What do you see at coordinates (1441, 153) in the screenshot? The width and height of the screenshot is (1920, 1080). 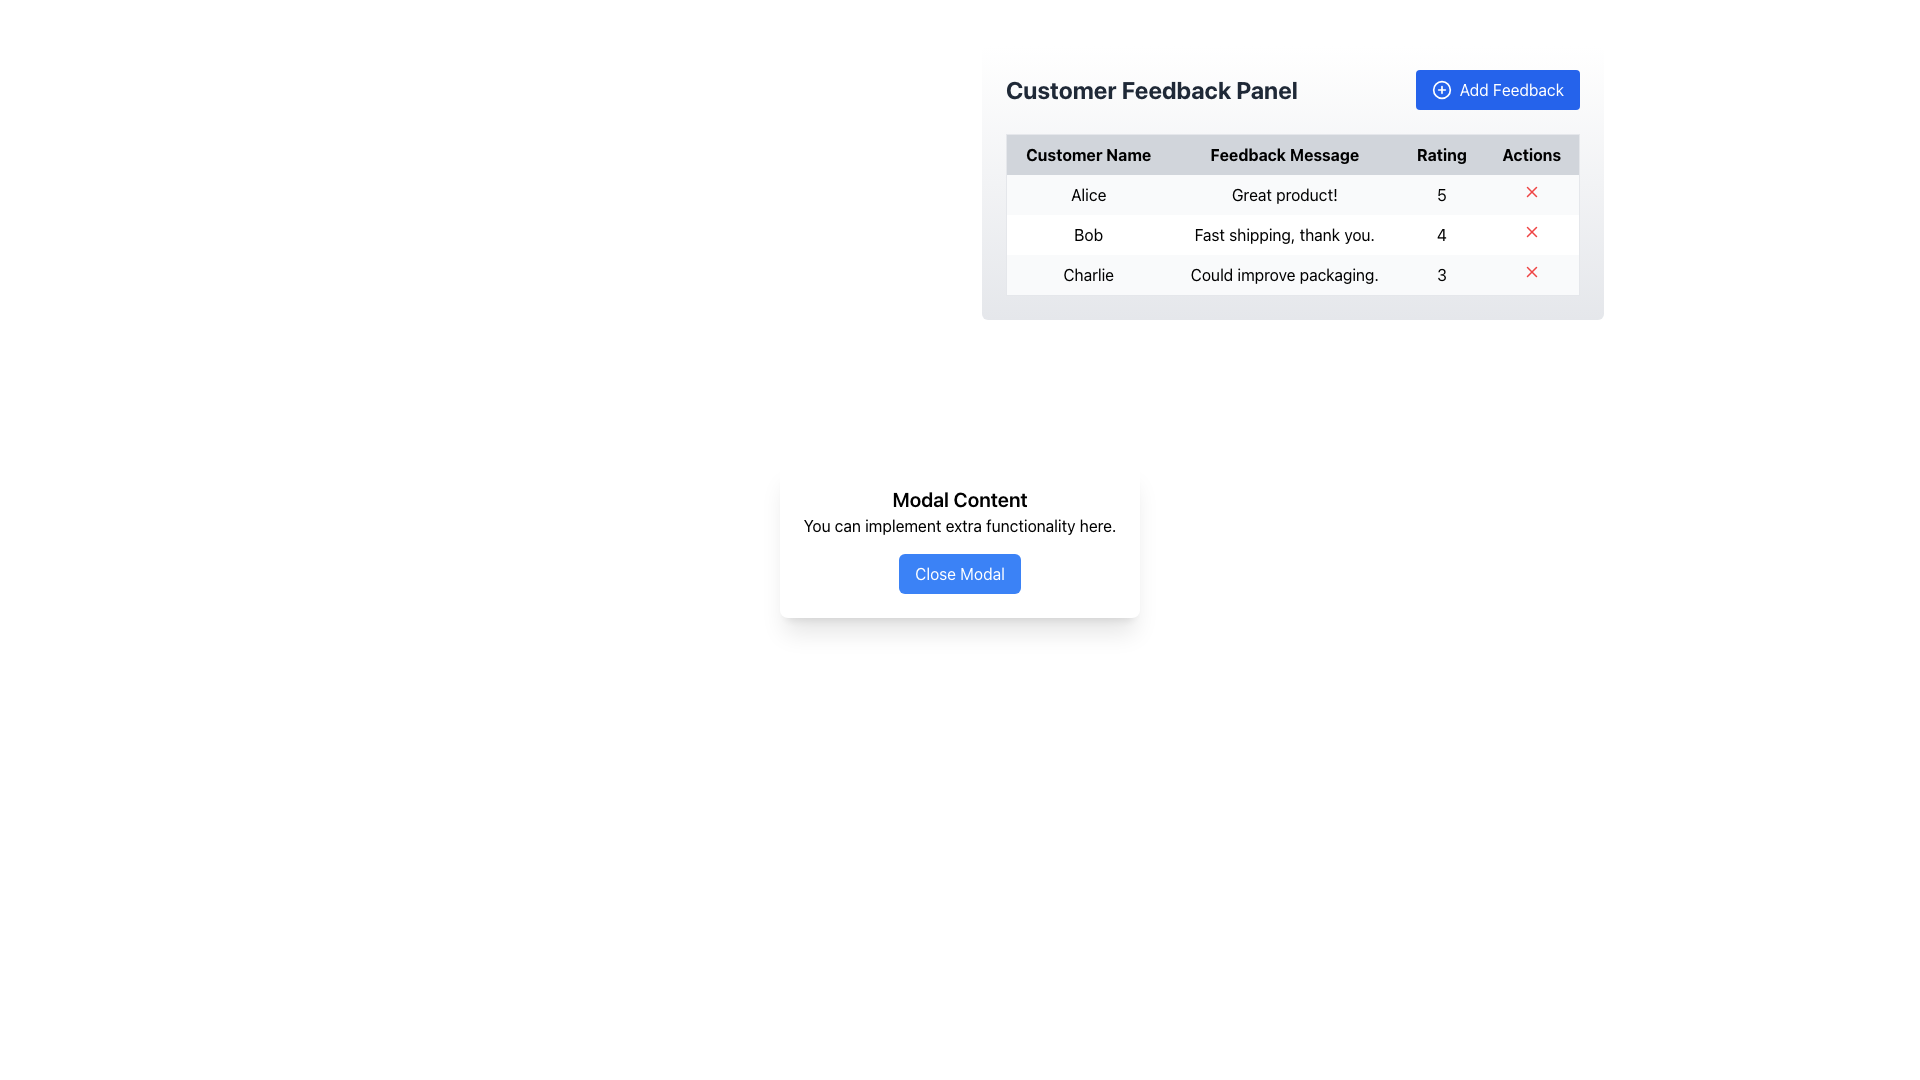 I see `the 'Rating' column header, which is the third column in the table located between 'Feedback Message' and 'Actions'` at bounding box center [1441, 153].